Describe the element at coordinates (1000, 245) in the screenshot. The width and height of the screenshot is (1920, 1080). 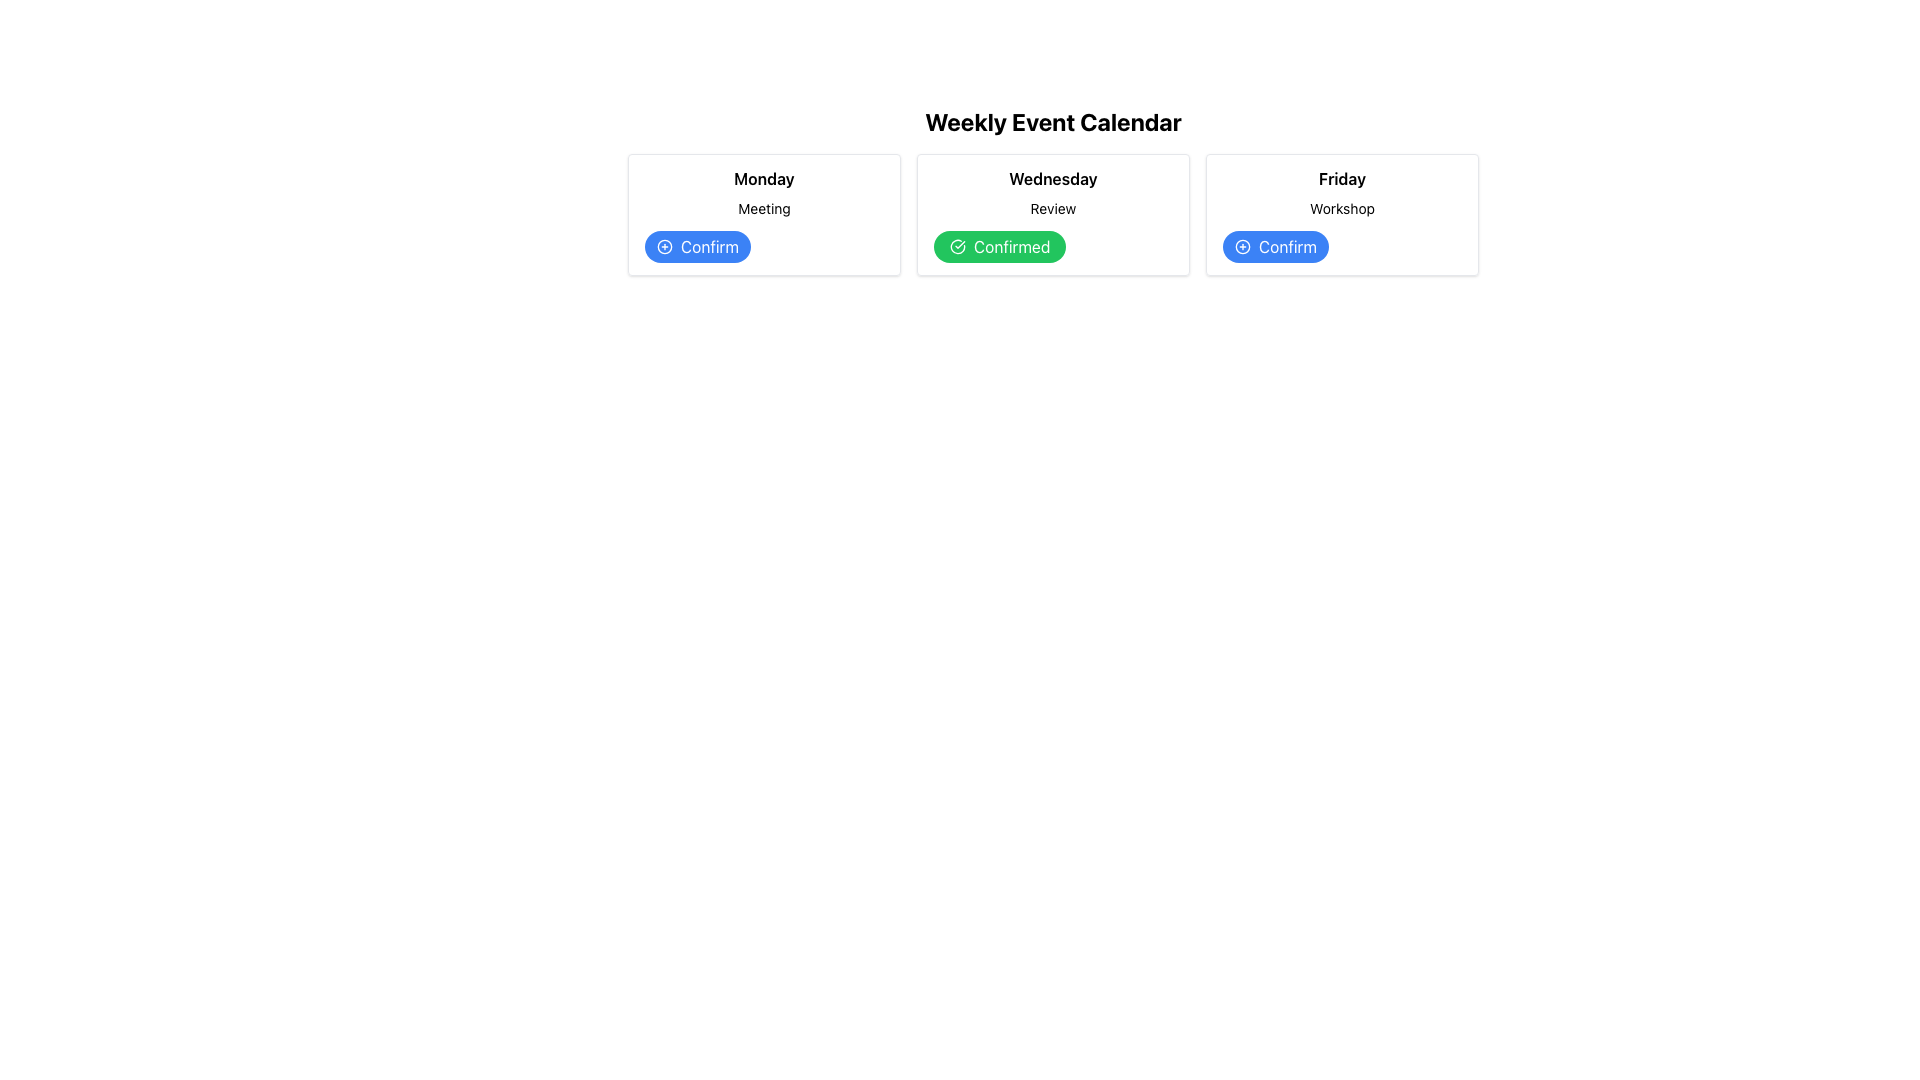
I see `the Status Indicator button labeled 'Confirmed' with a green background and checkmark icon, located in the Wednesday section of the Weekly Event Calendar interface` at that location.